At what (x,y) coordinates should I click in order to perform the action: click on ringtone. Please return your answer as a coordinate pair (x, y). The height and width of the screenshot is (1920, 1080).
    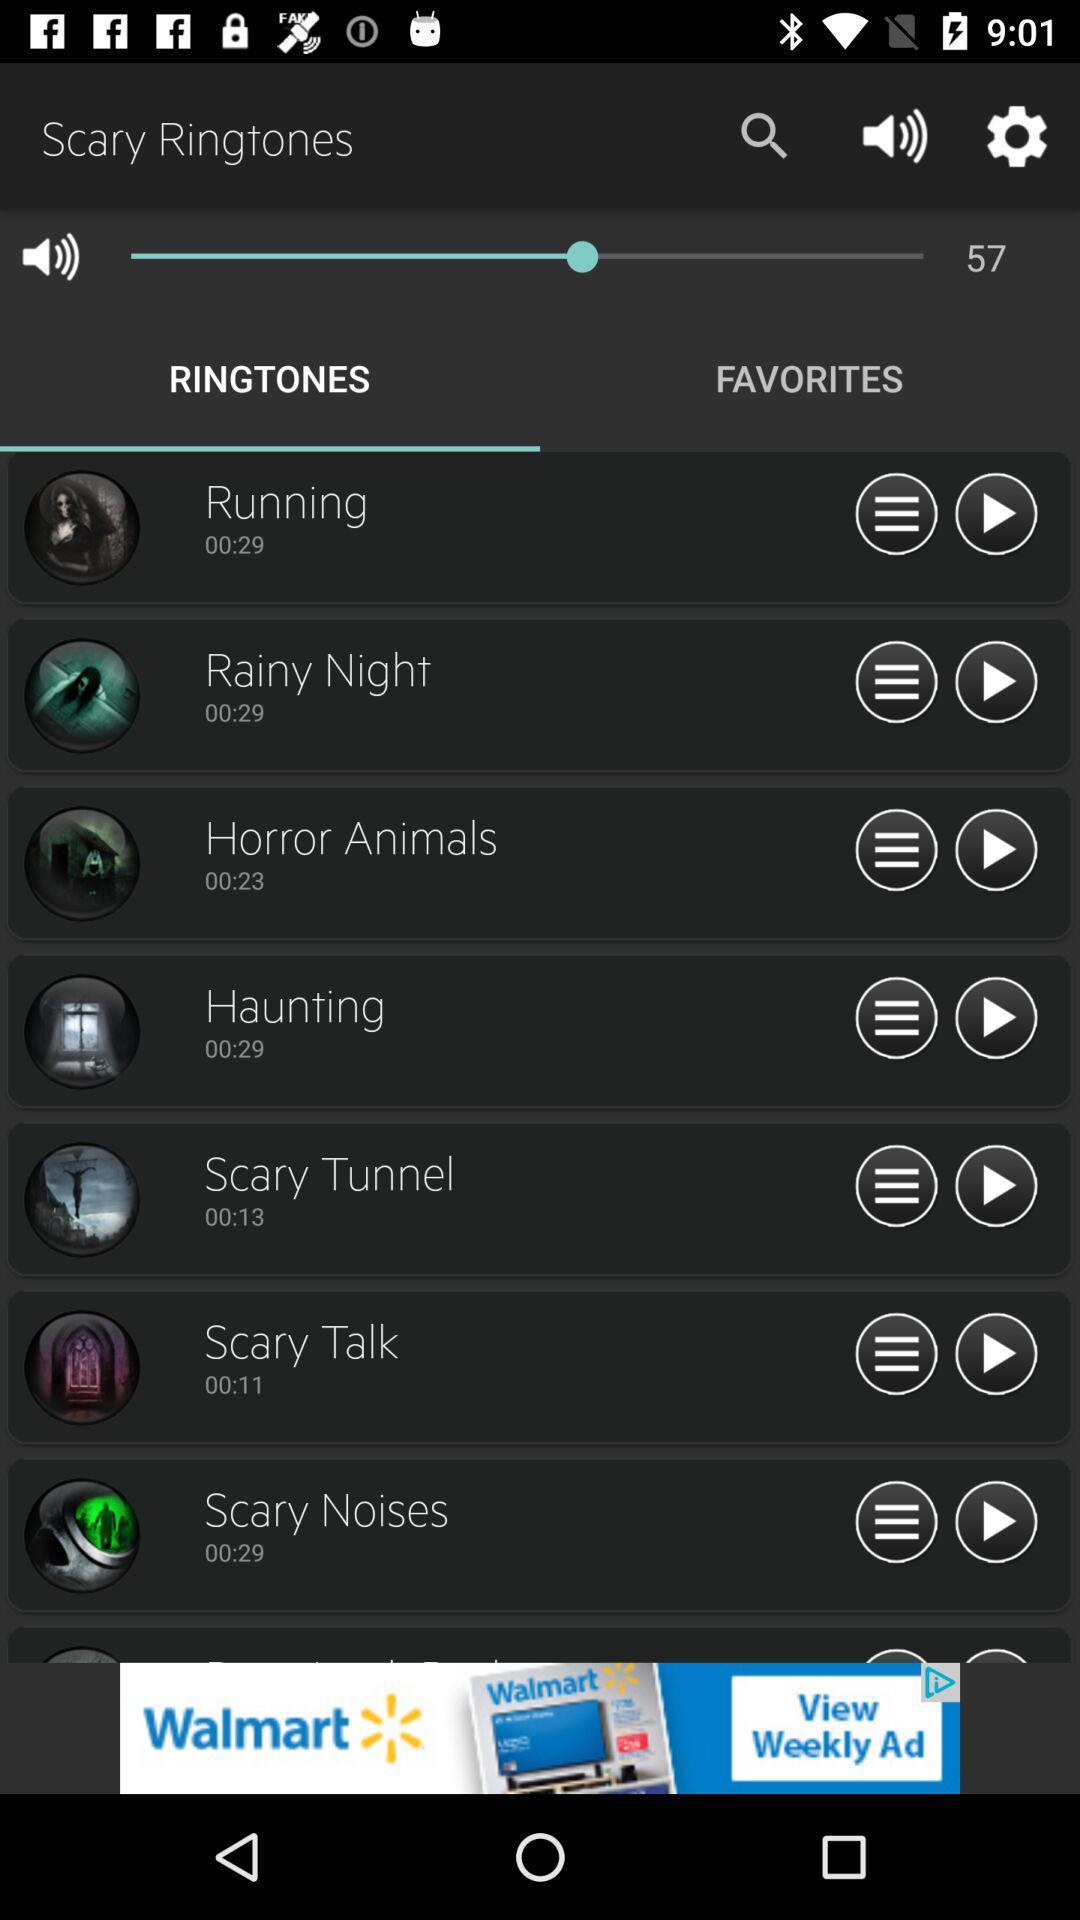
    Looking at the image, I should click on (995, 1019).